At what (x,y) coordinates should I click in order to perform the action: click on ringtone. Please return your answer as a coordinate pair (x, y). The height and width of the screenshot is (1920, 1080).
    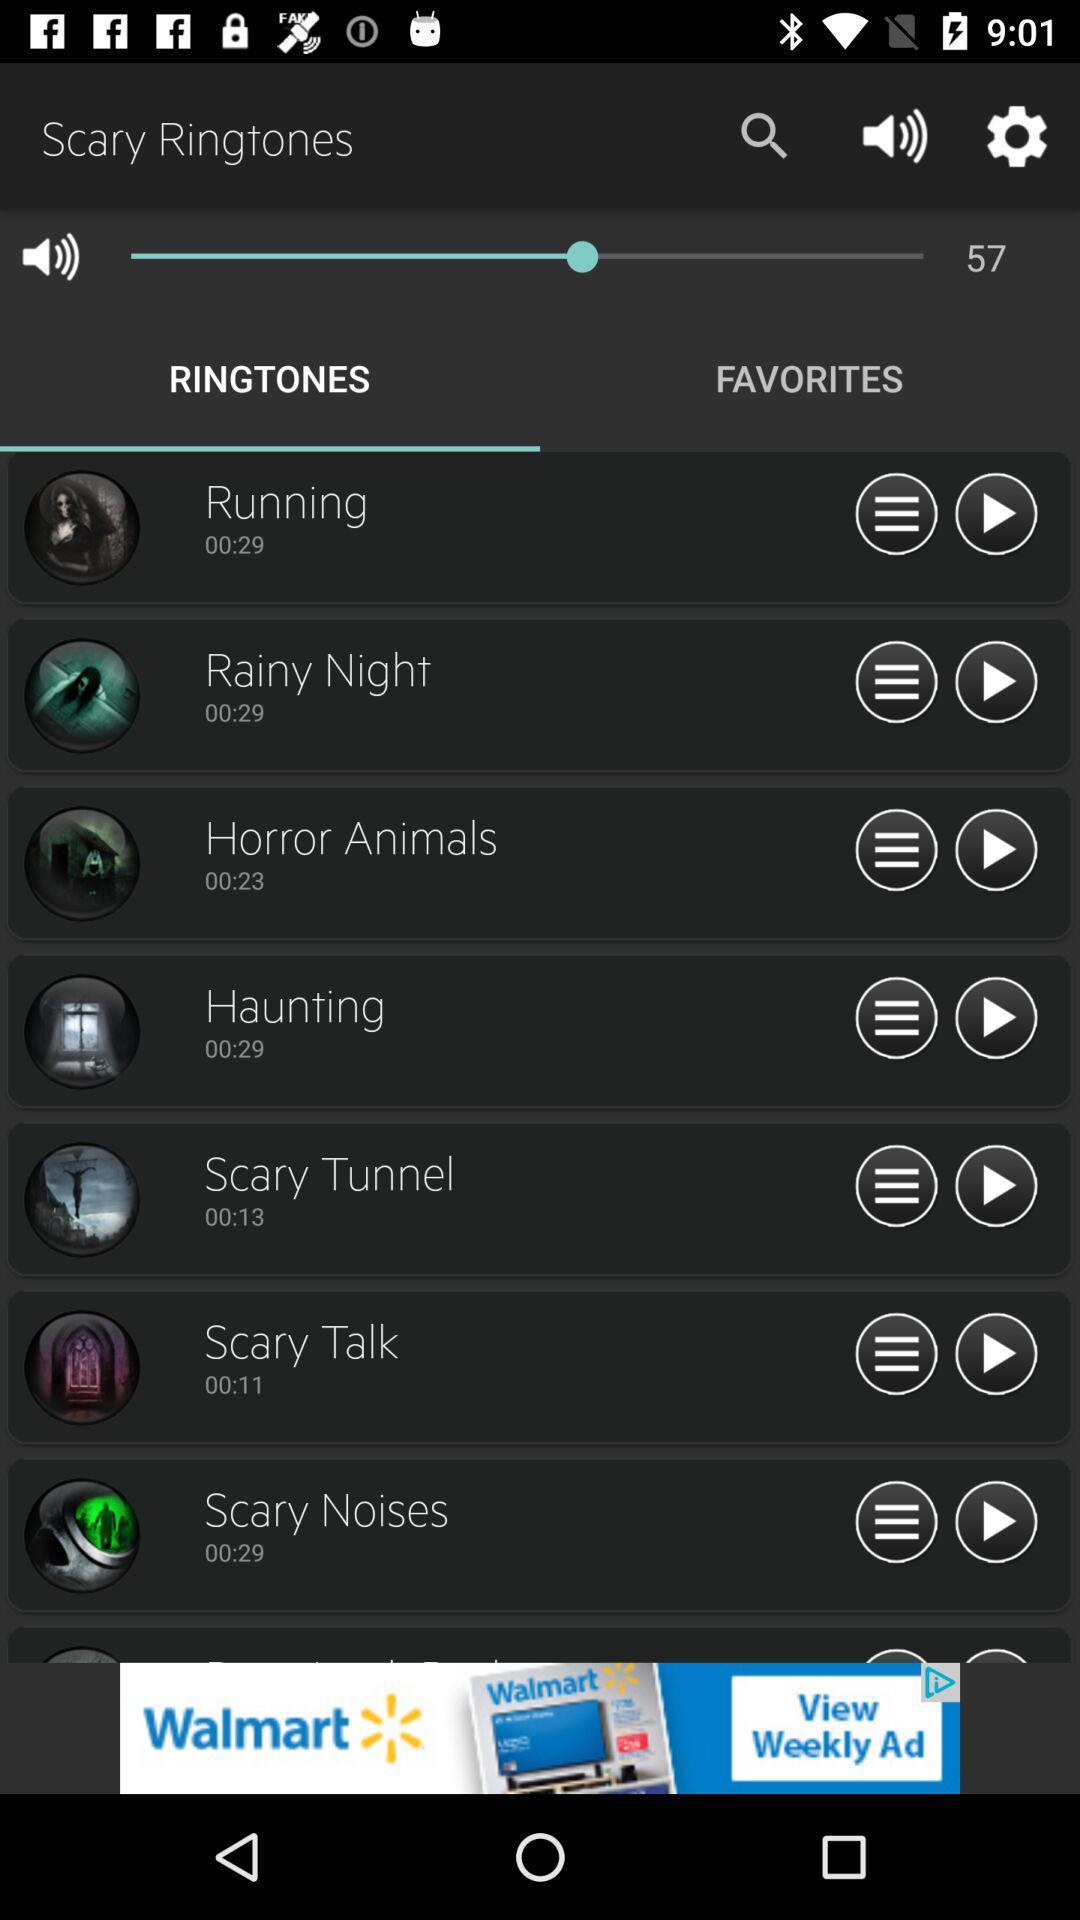
    Looking at the image, I should click on (995, 1019).